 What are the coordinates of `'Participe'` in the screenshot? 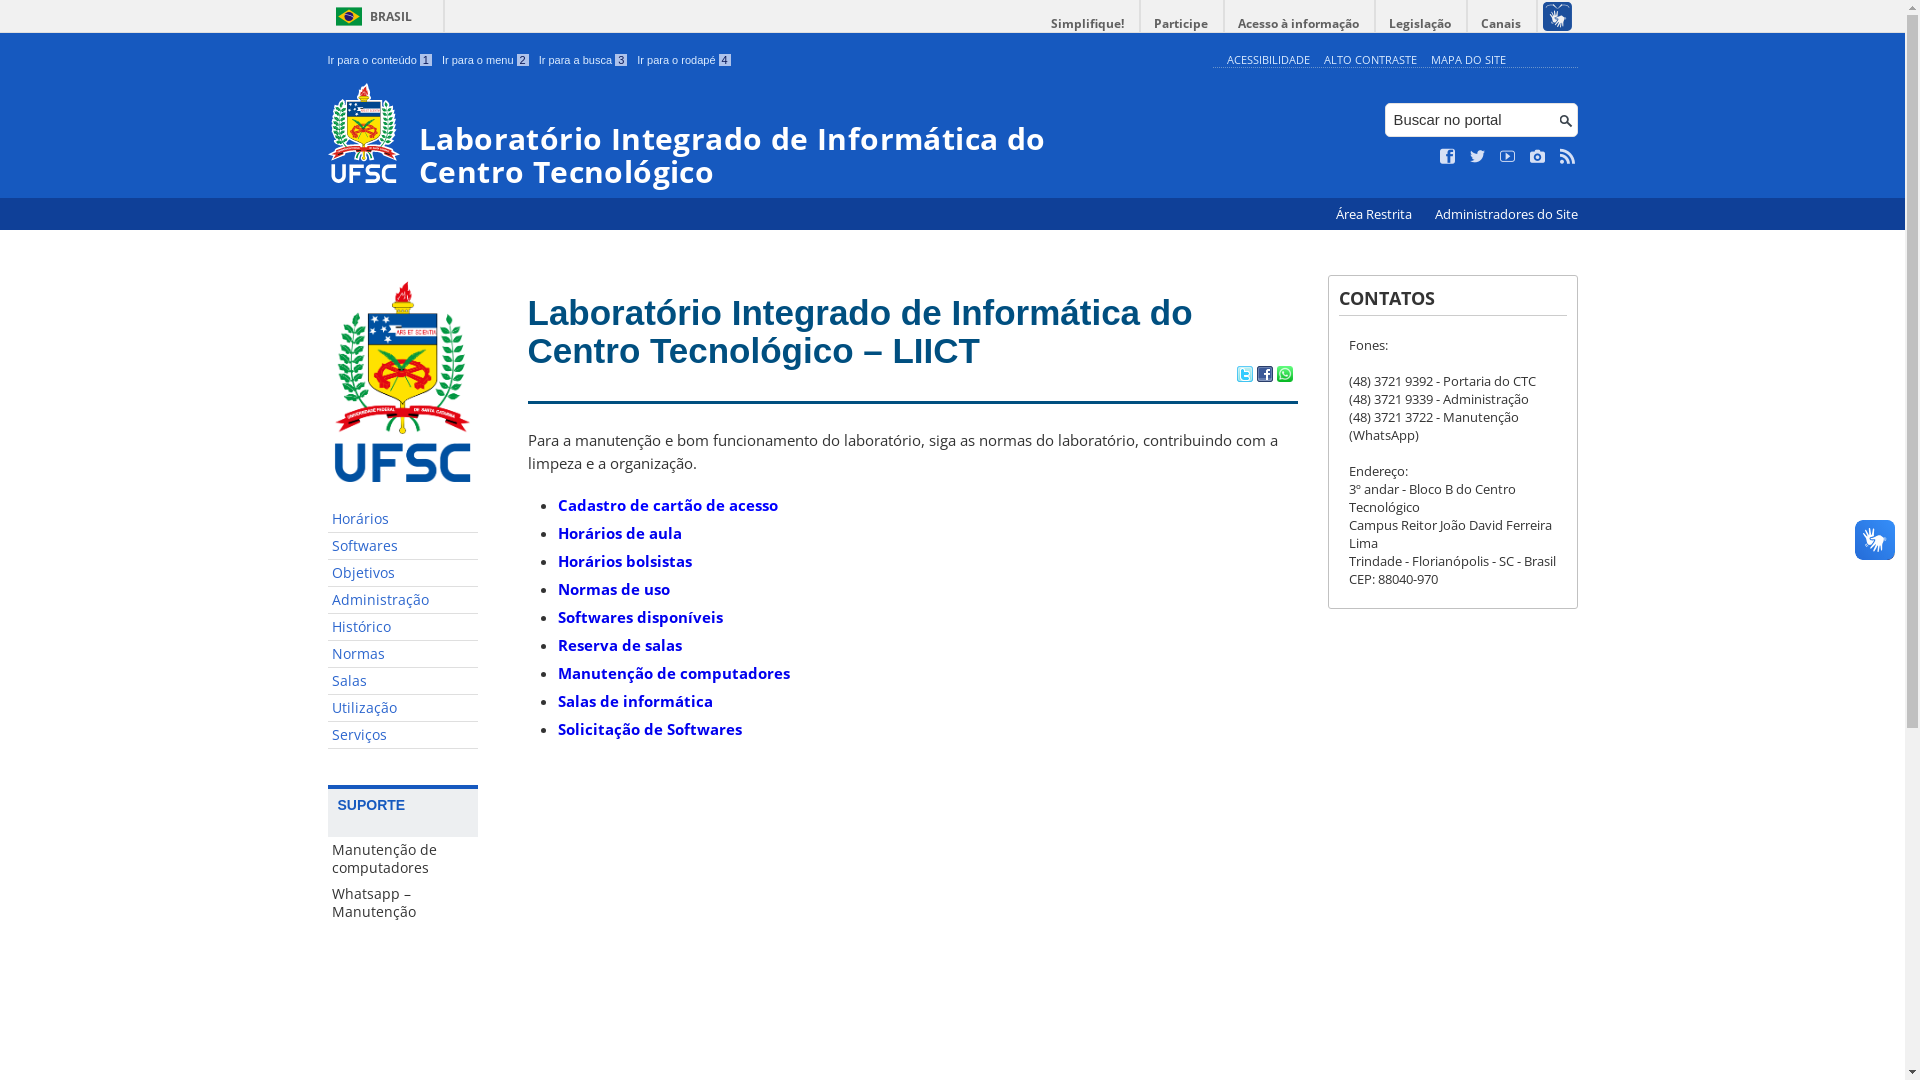 It's located at (1180, 23).